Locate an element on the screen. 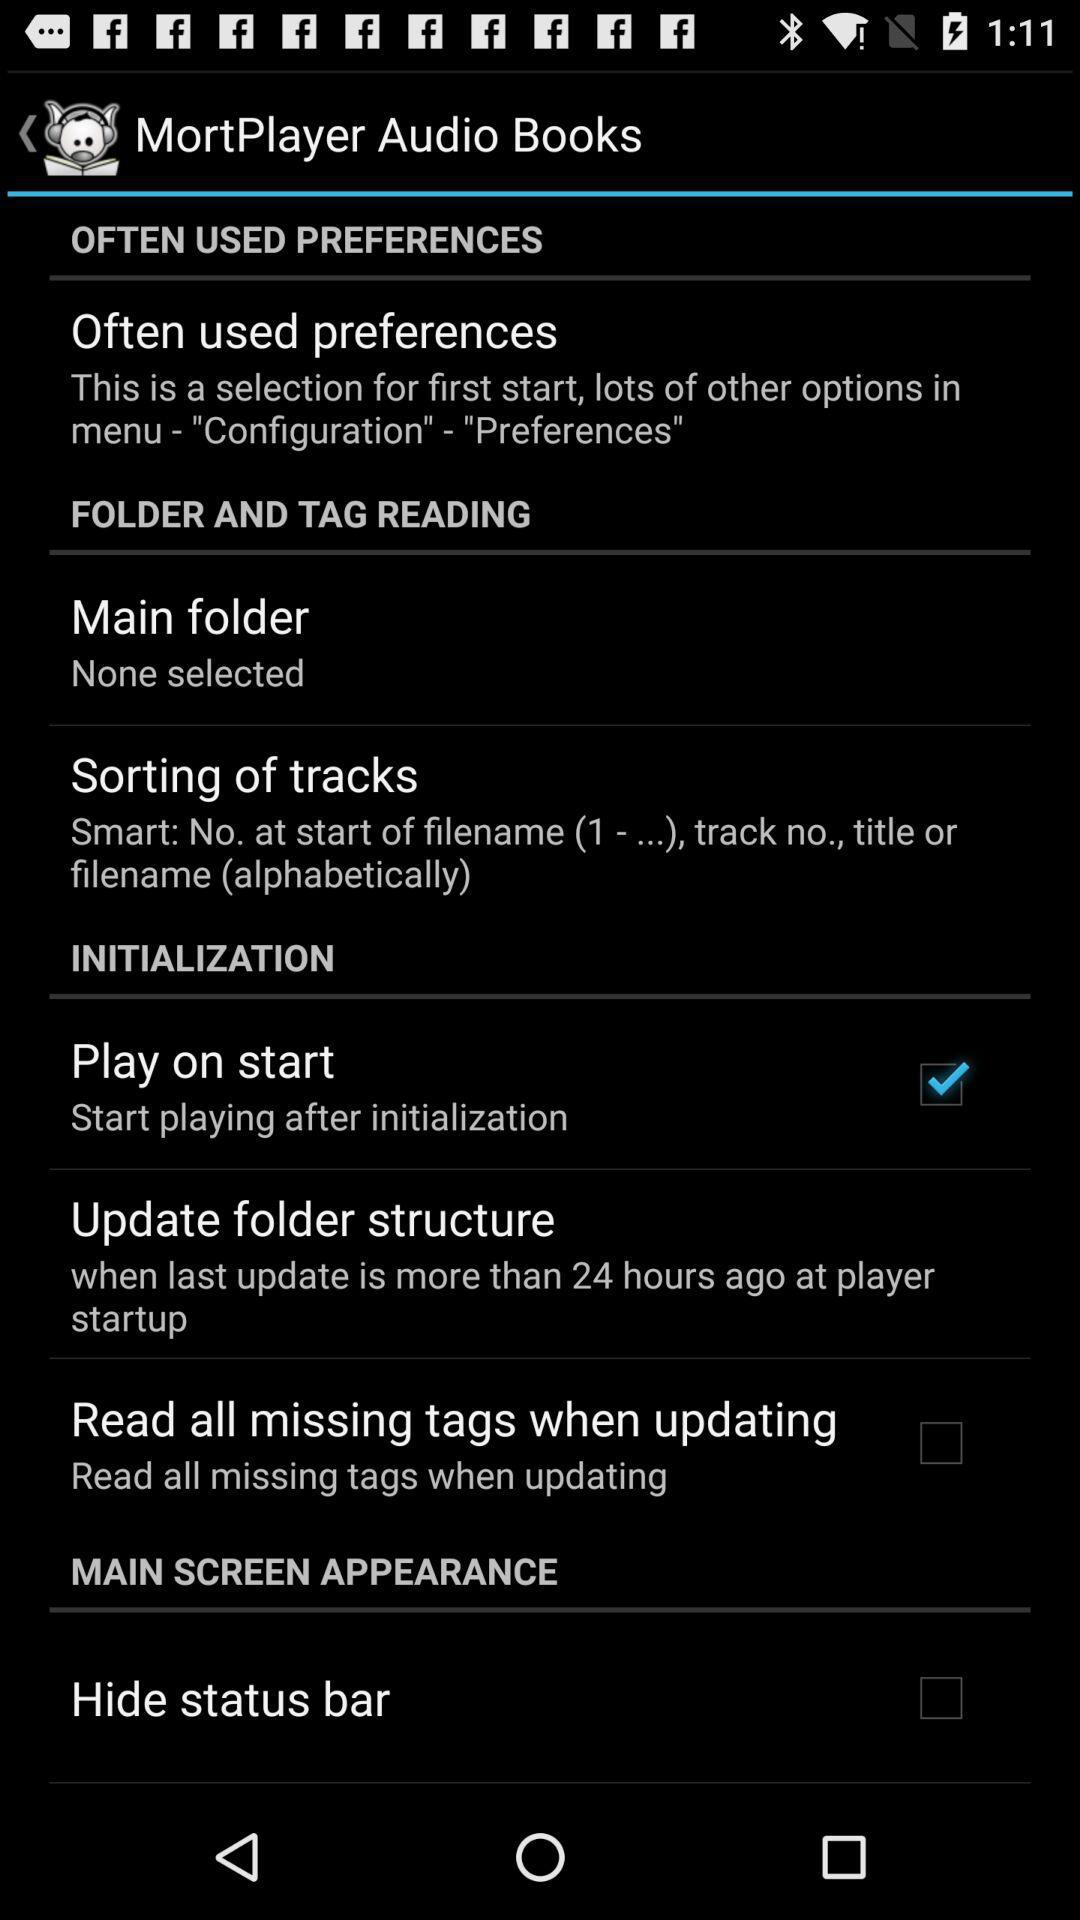  icon below the this is a is located at coordinates (540, 513).